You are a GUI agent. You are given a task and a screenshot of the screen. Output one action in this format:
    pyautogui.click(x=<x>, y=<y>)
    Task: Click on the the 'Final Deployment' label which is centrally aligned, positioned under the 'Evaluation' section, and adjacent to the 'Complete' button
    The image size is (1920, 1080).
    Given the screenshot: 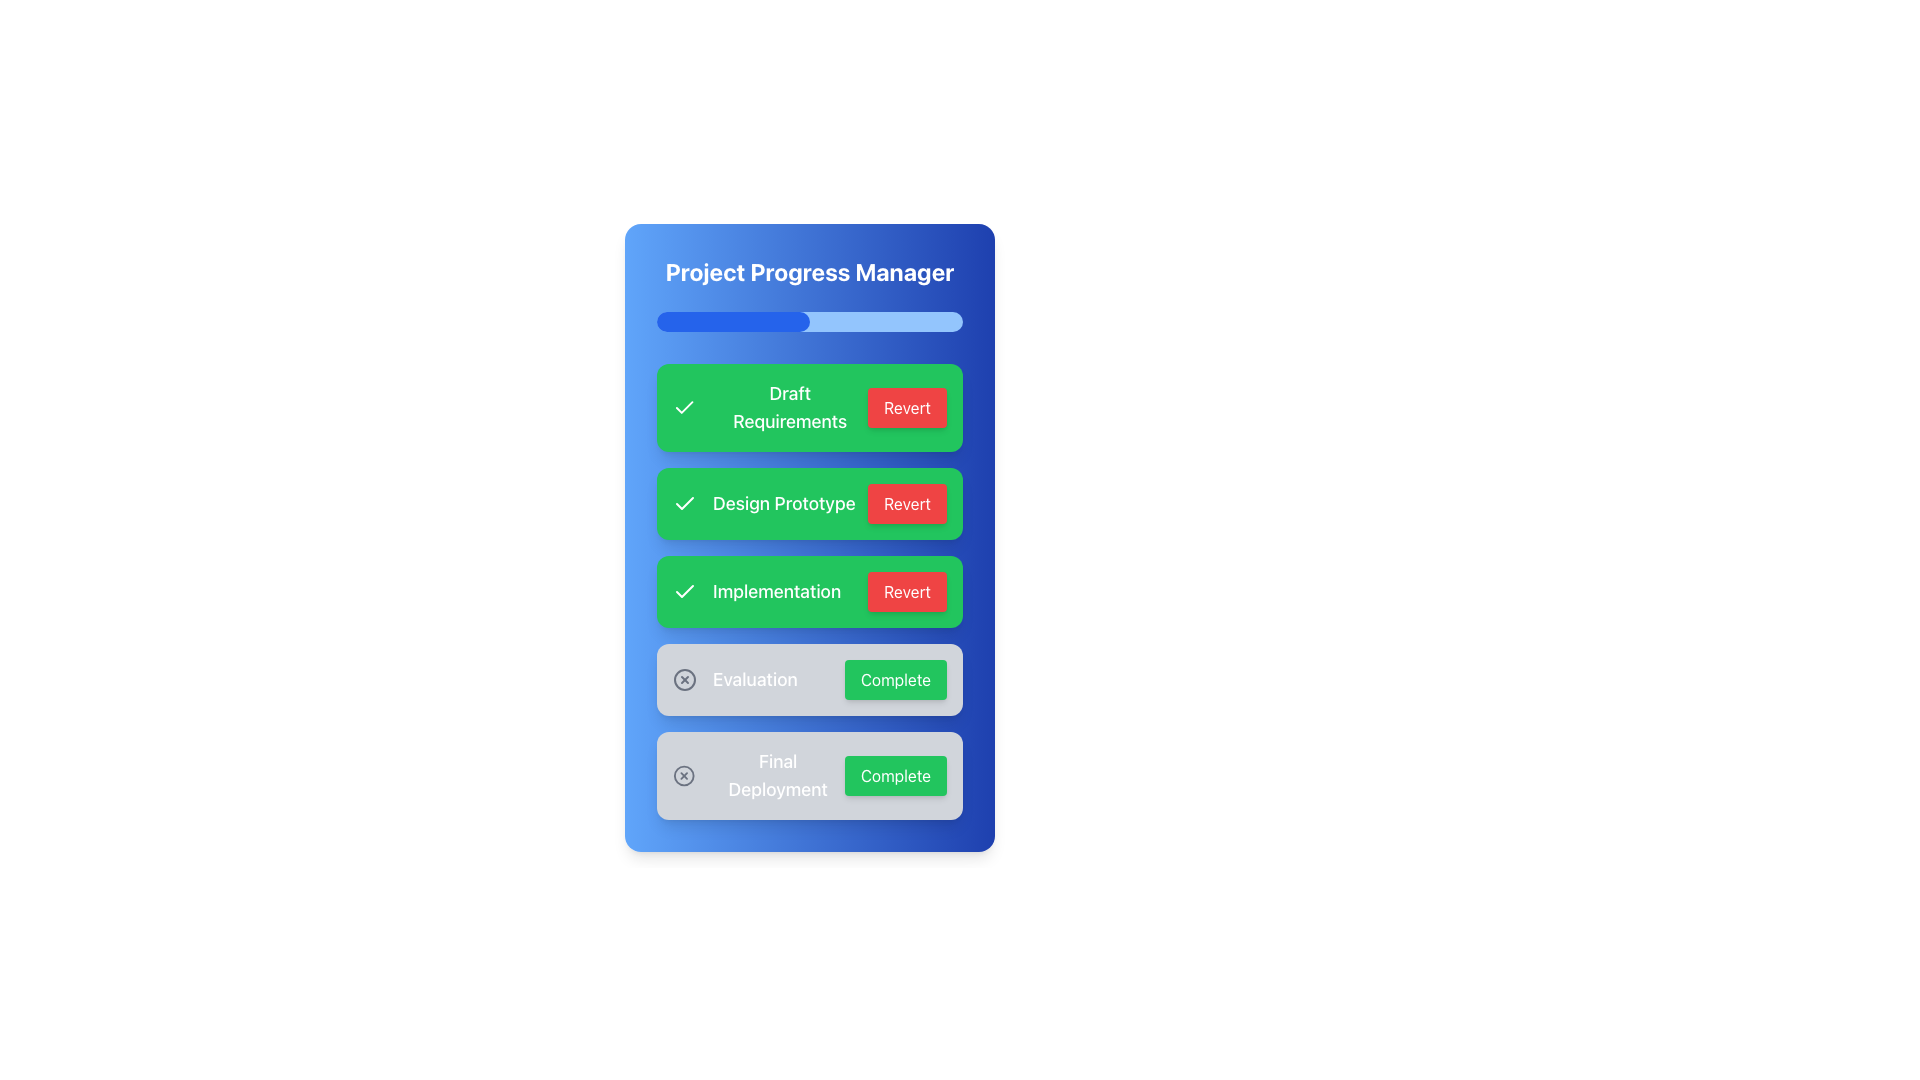 What is the action you would take?
    pyautogui.click(x=777, y=774)
    